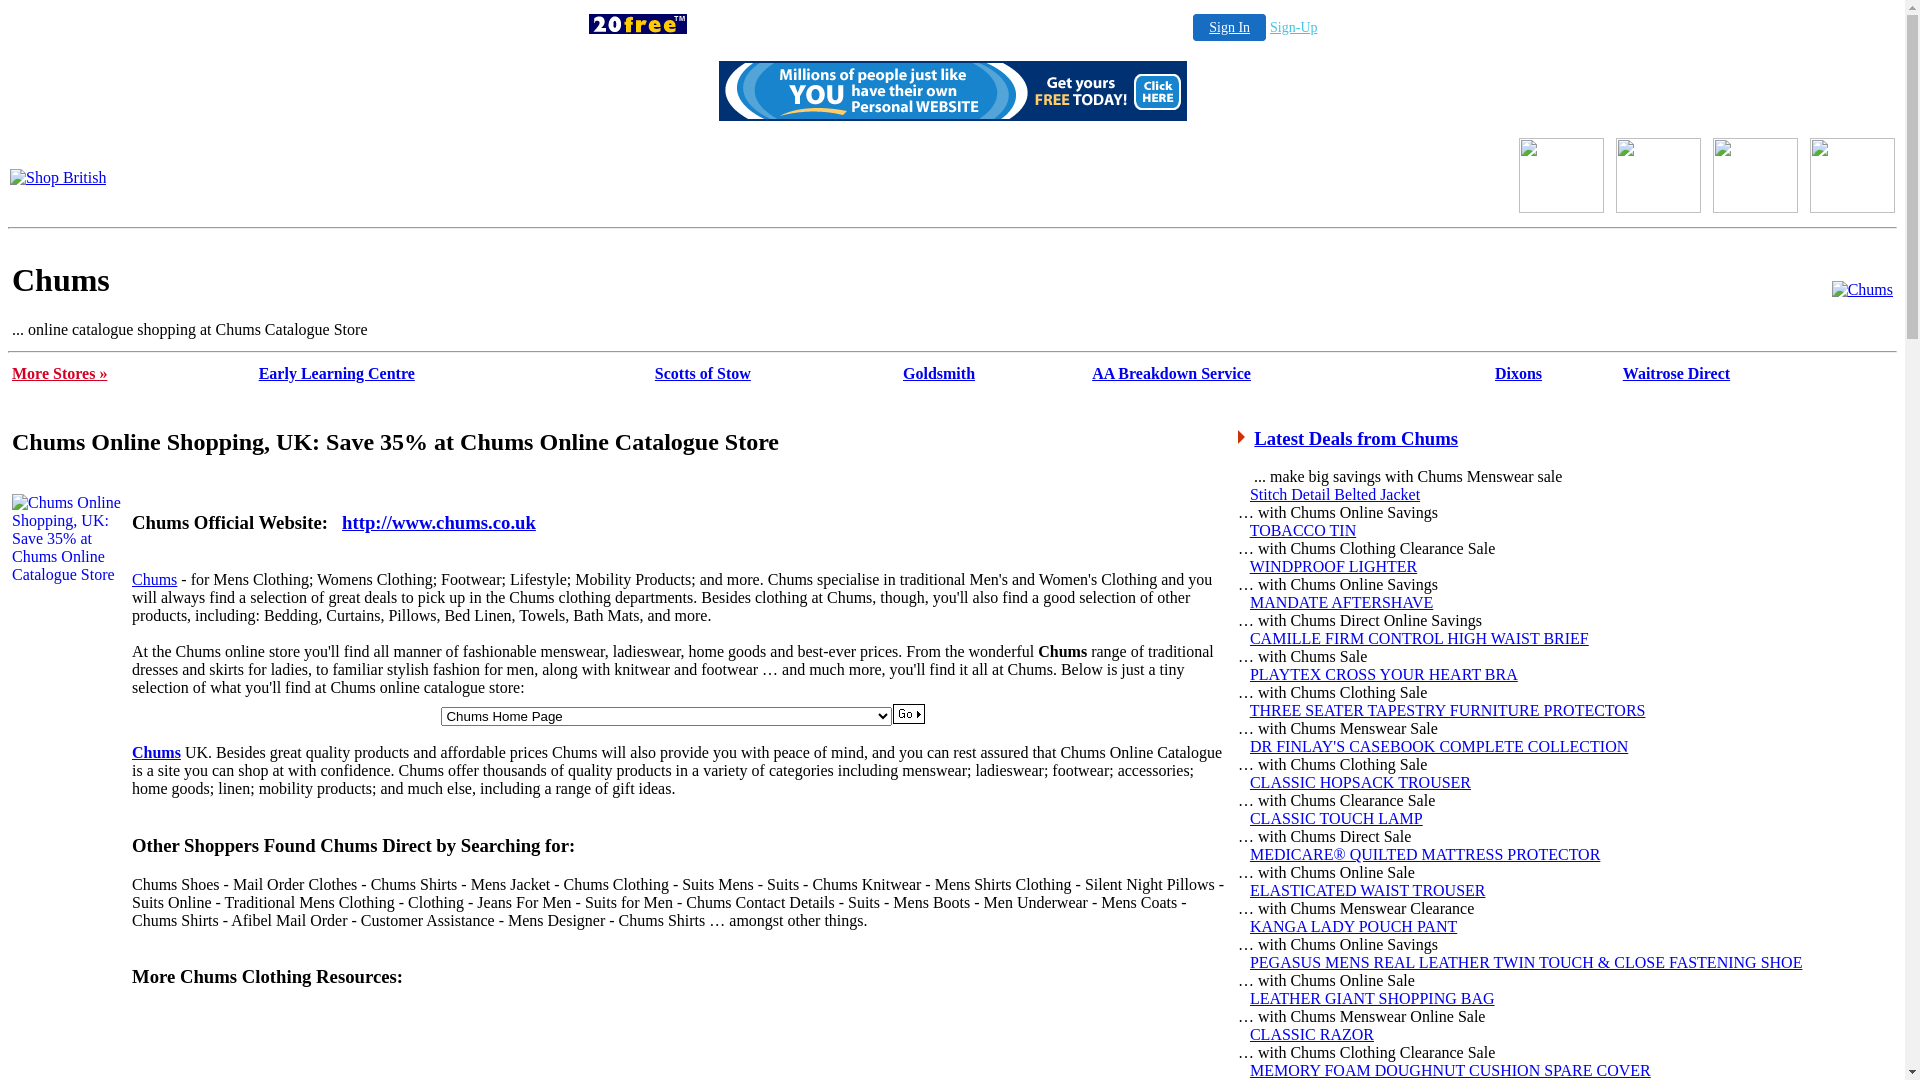  What do you see at coordinates (131, 752) in the screenshot?
I see `'Chums'` at bounding box center [131, 752].